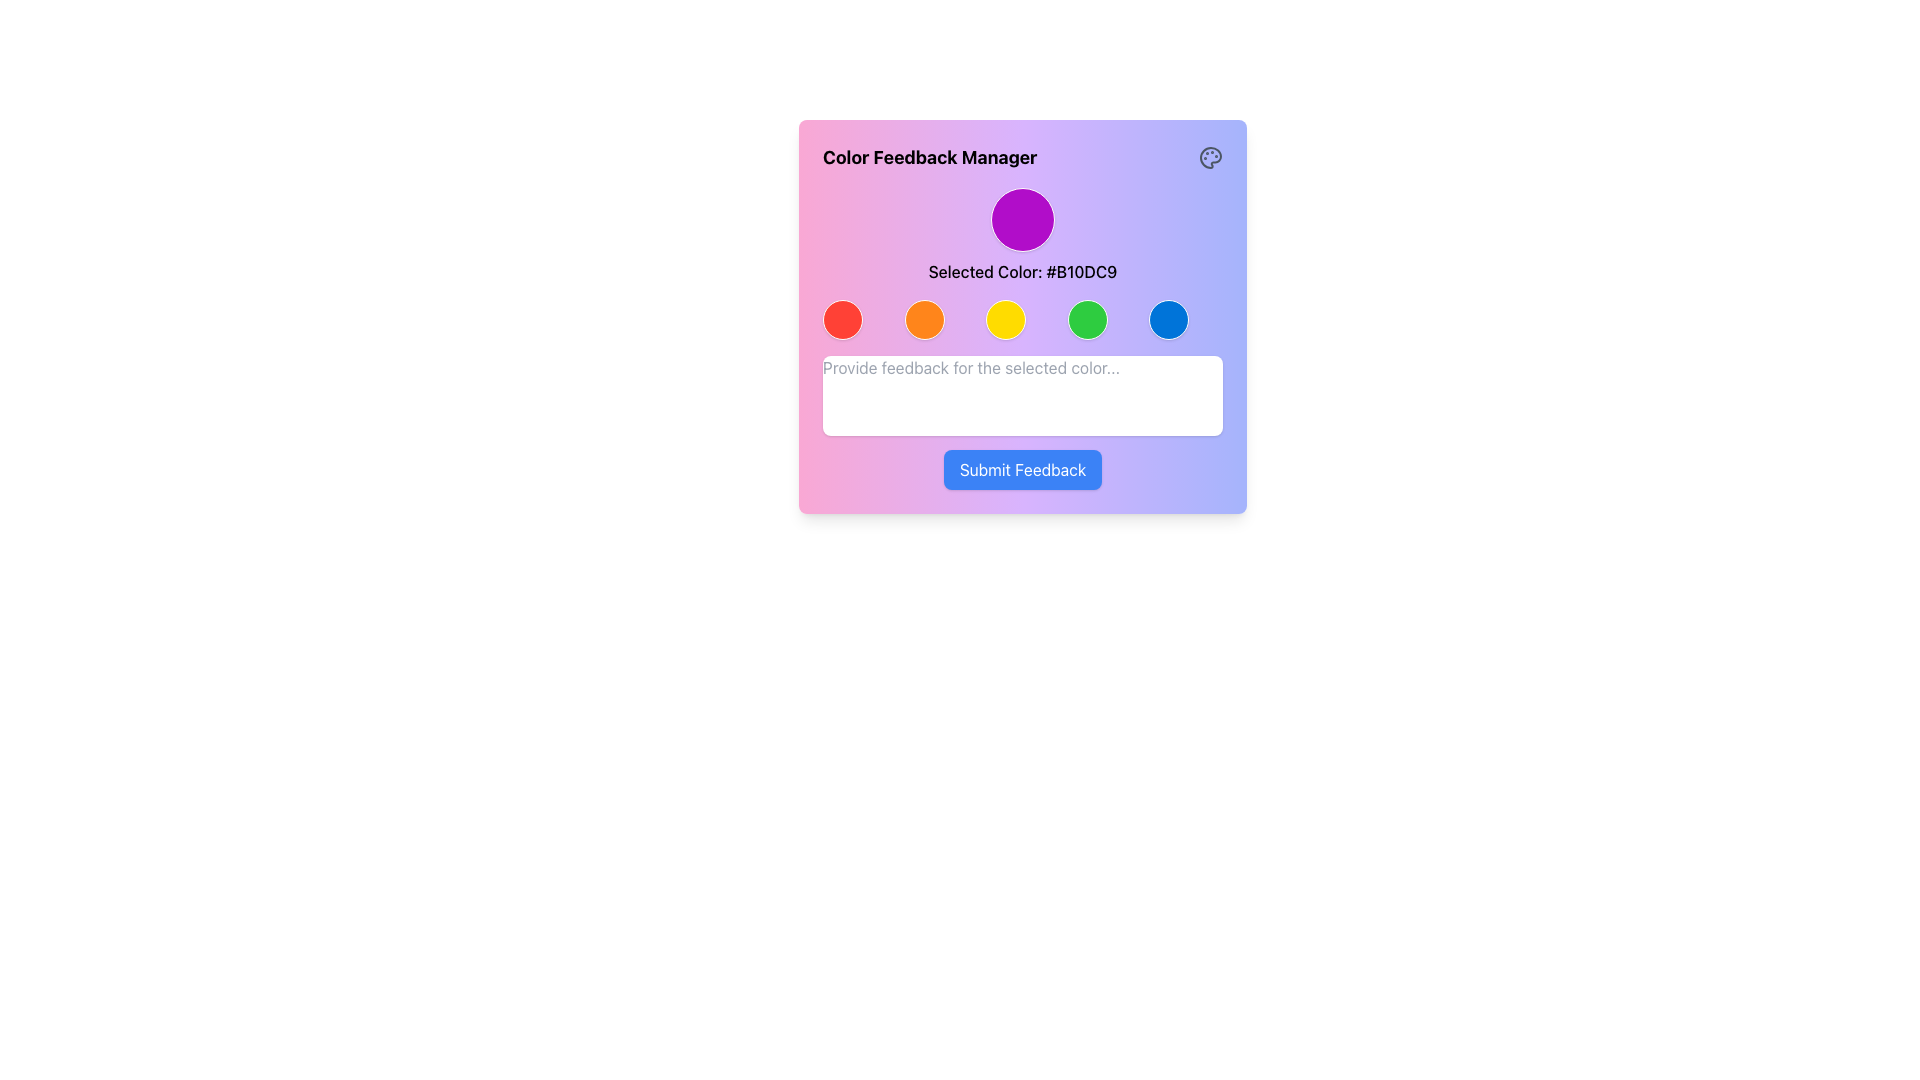  What do you see at coordinates (1022, 470) in the screenshot?
I see `the 'Submit Feedback' button, which is a rectangular button with rounded corners, blue background, and white text located at the bottom center of the 'Color Feedback Manager' UI card` at bounding box center [1022, 470].